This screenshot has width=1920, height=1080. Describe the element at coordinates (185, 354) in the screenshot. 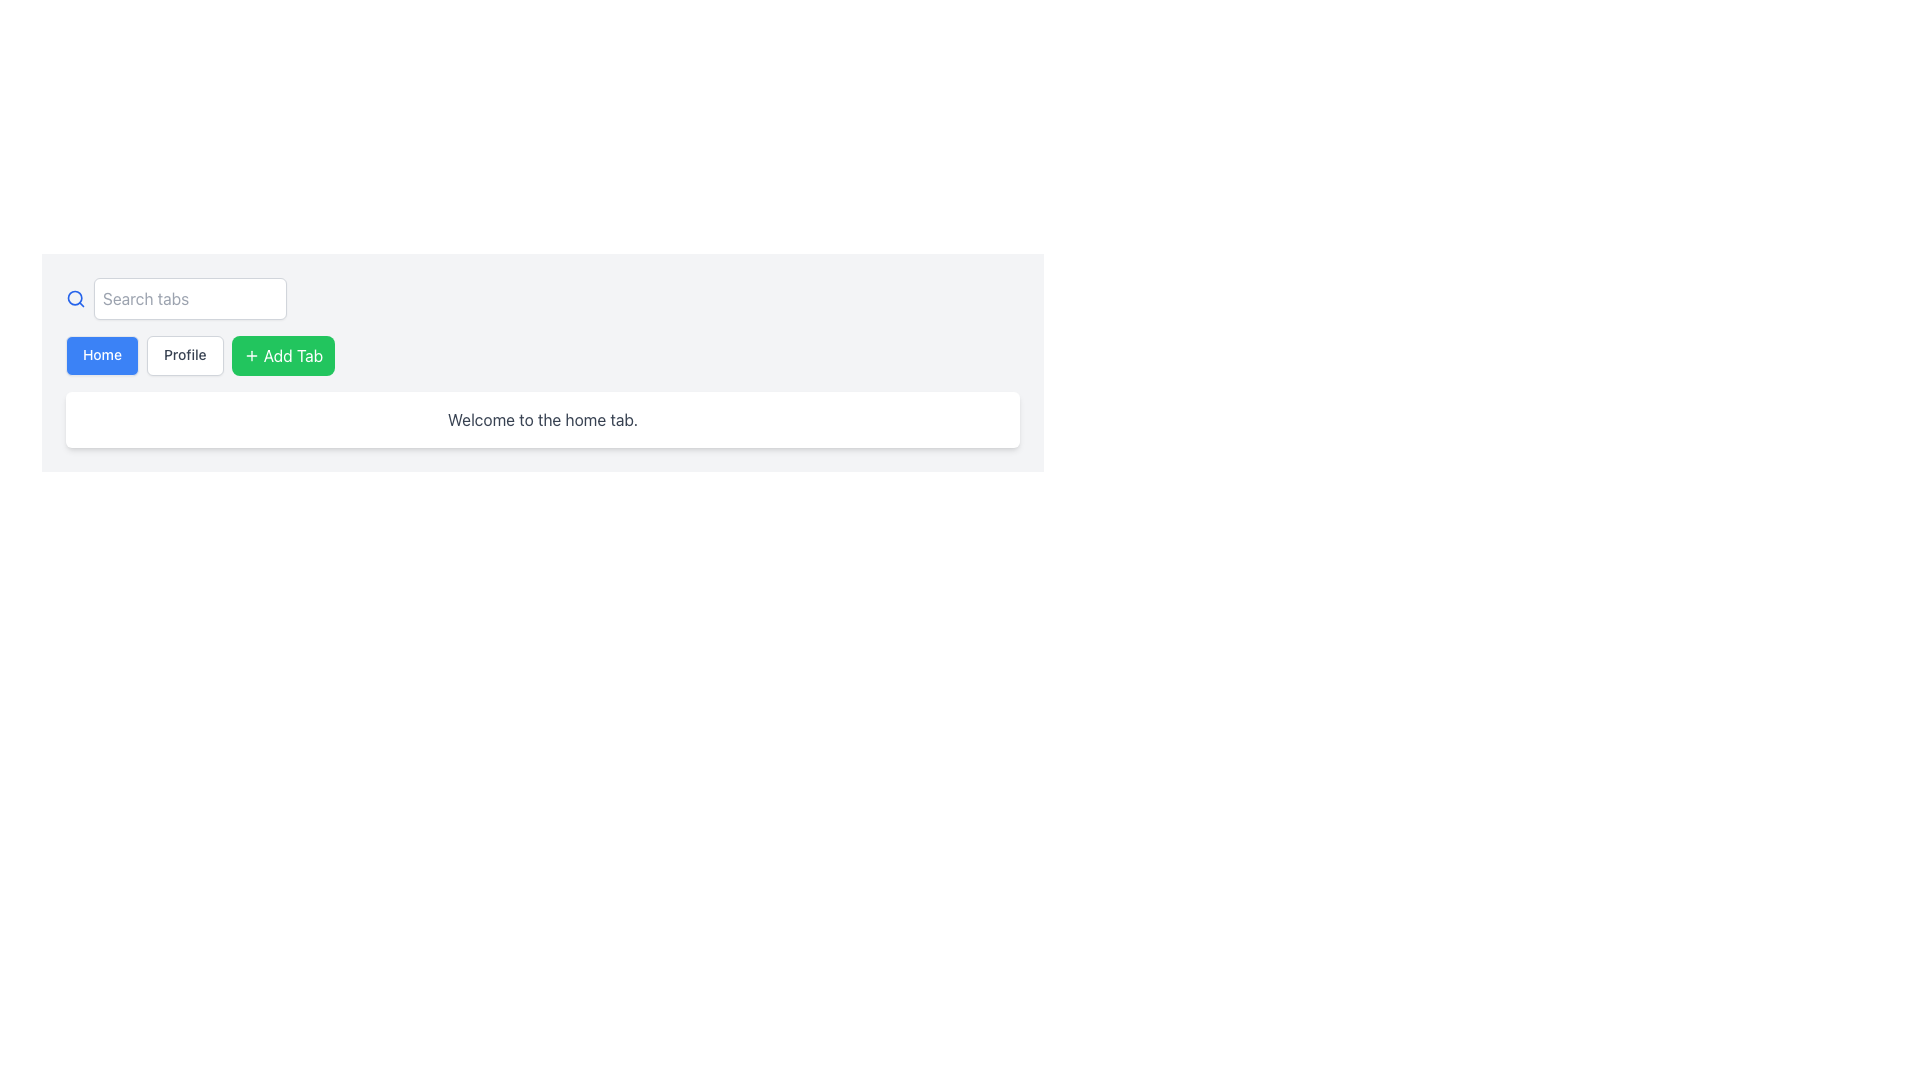

I see `the 'Profile' navigation button located between the 'Home' and 'Add Tab' buttons` at that location.